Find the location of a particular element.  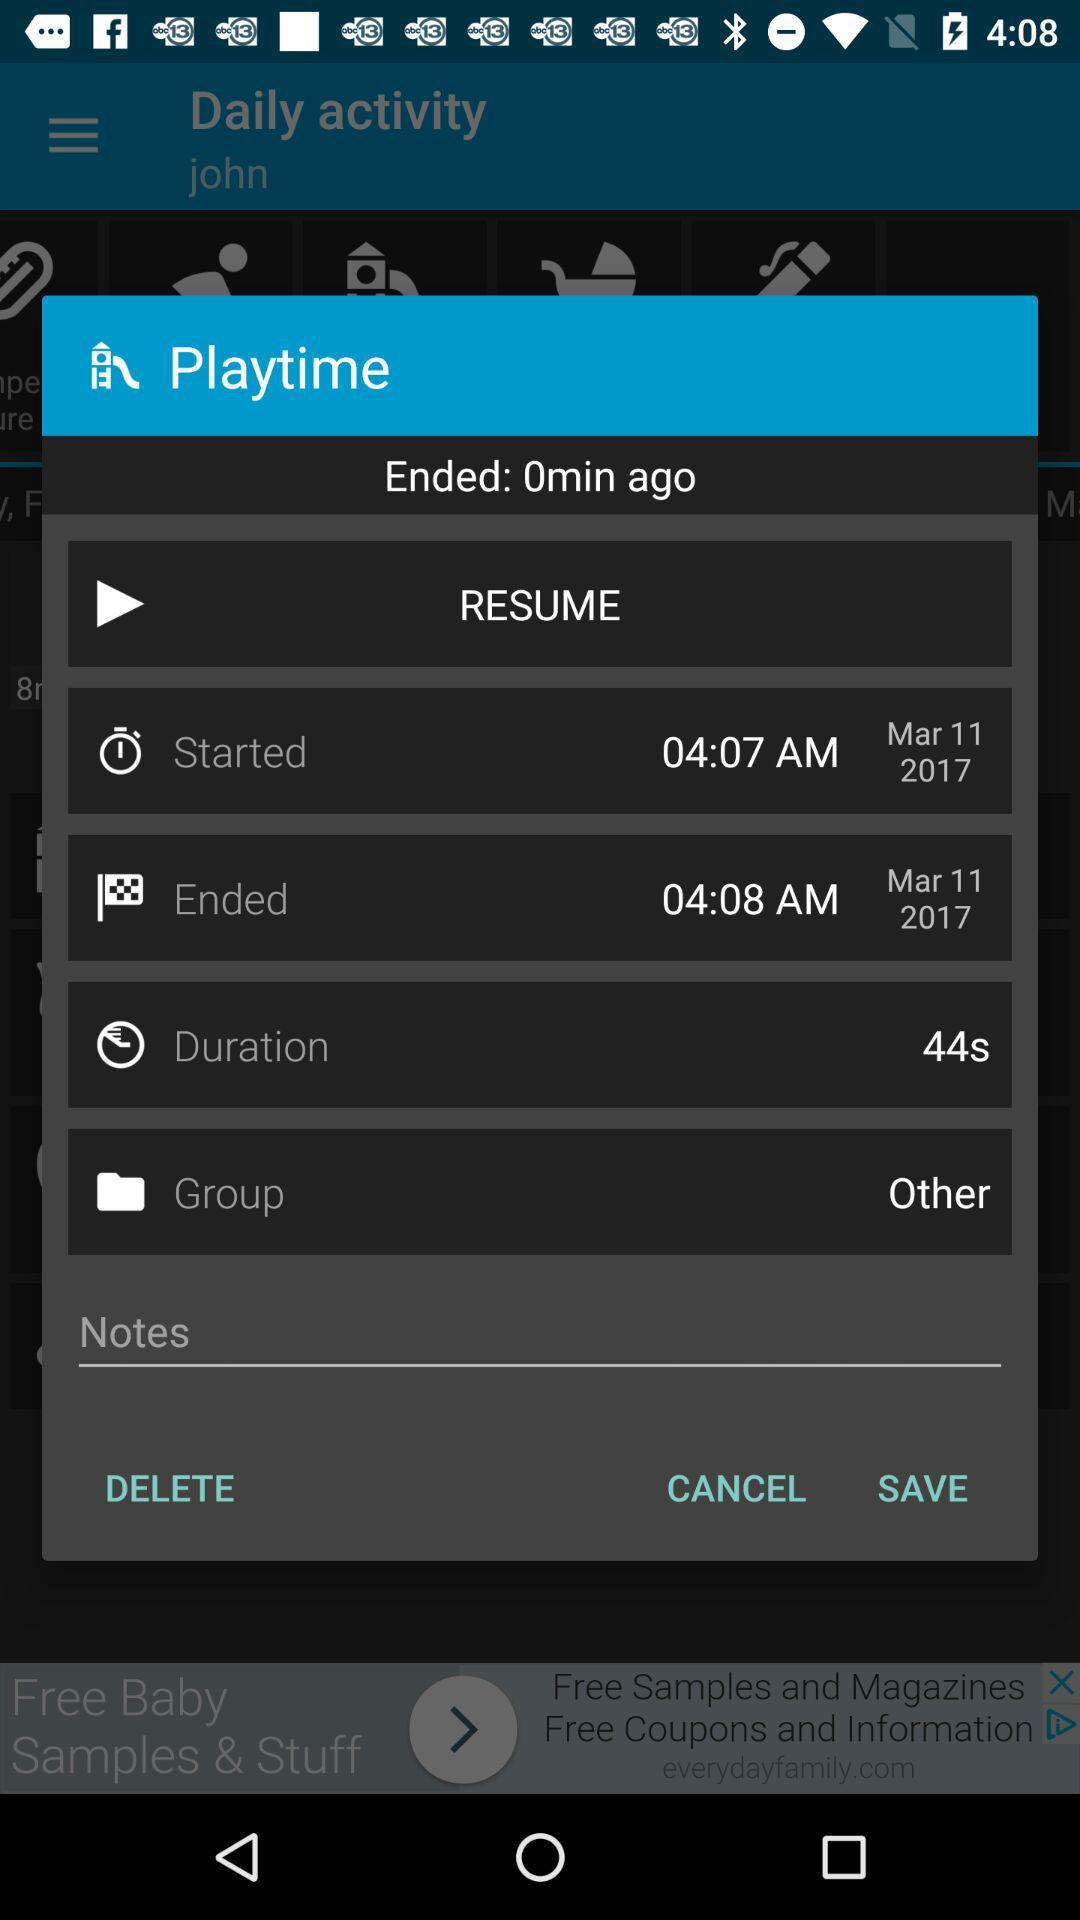

the icon below group is located at coordinates (540, 1331).